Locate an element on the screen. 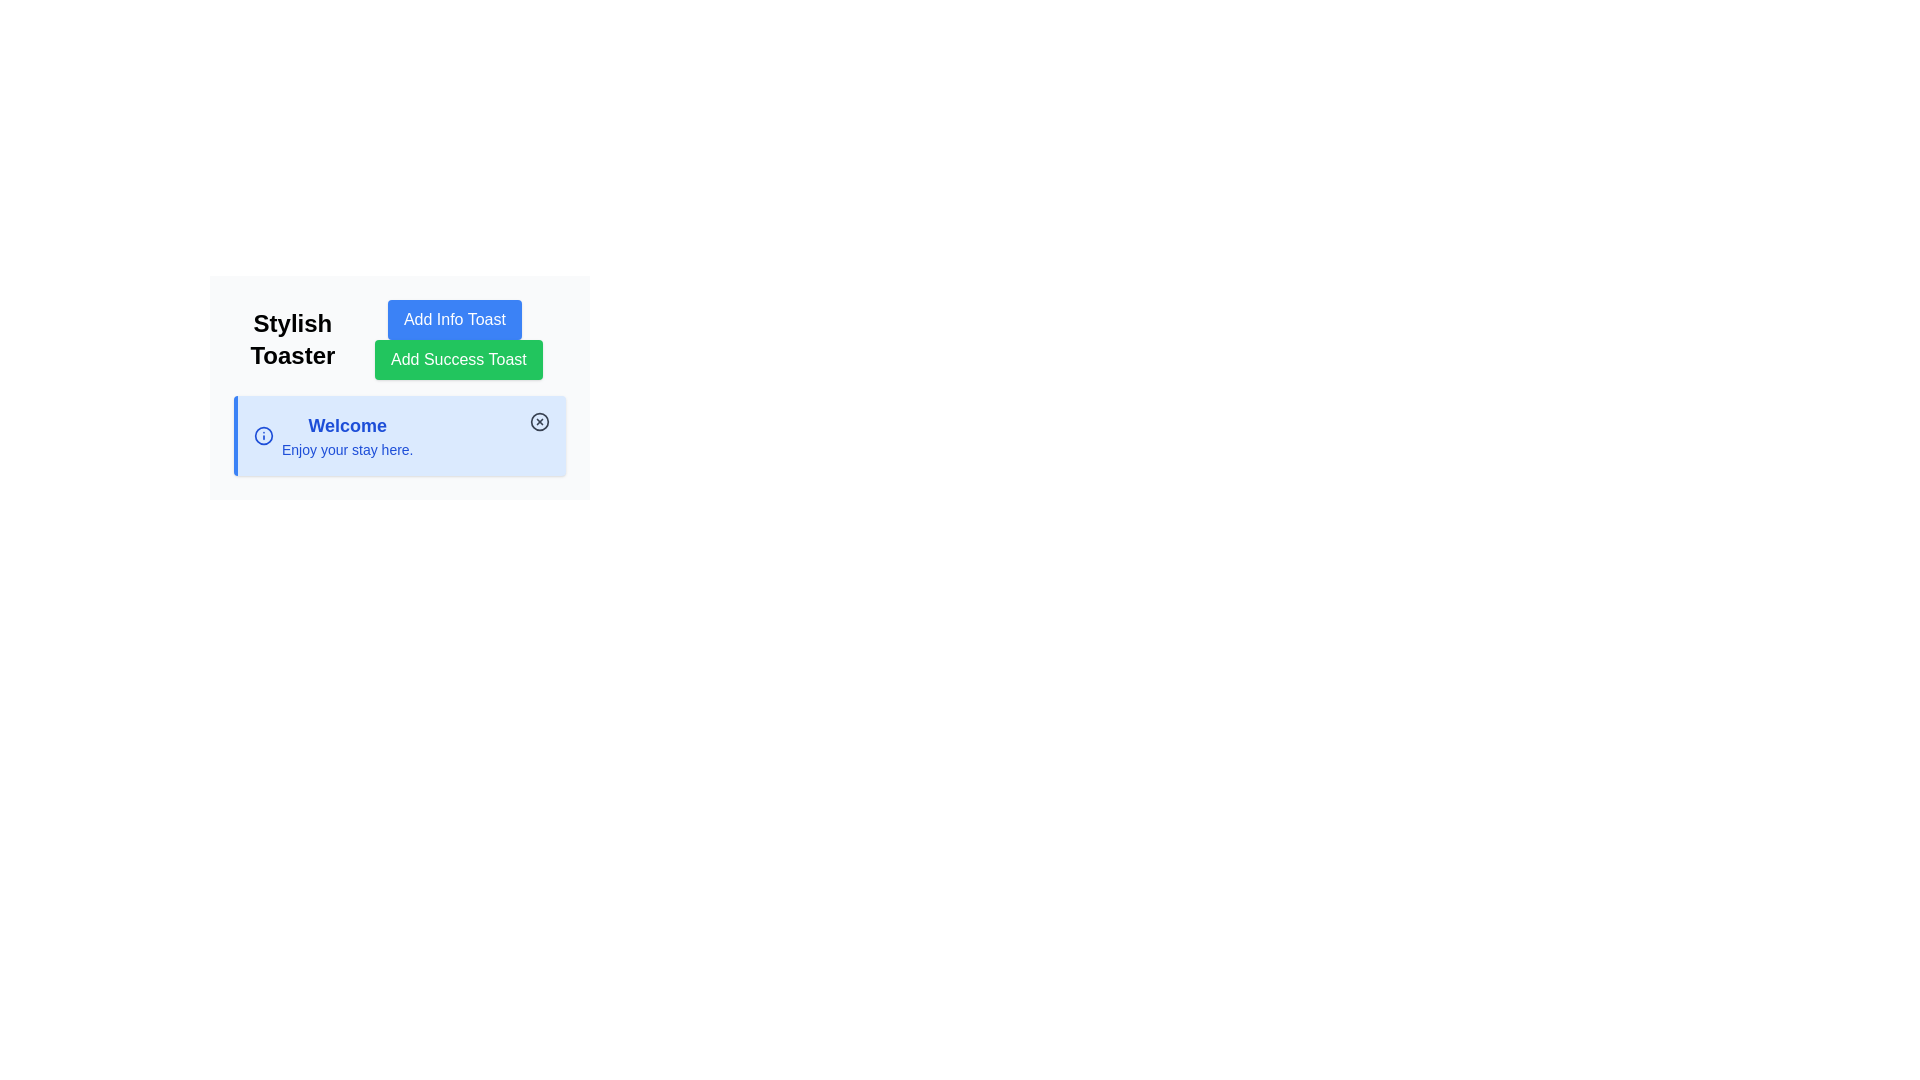 Image resolution: width=1920 pixels, height=1080 pixels. the welcome message element that is centrally positioned below the 'Add Info Toast' and 'Add Success Toast' buttons, featuring a blue informational icon on the left and a dismiss icon on the right is located at coordinates (347, 434).